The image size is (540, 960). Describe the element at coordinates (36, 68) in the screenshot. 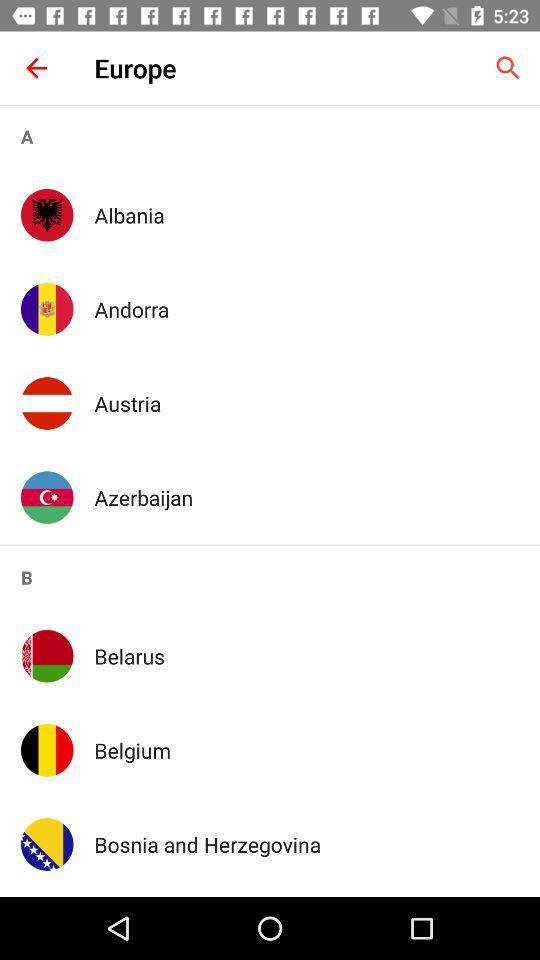

I see `the item to the left of europe item` at that location.